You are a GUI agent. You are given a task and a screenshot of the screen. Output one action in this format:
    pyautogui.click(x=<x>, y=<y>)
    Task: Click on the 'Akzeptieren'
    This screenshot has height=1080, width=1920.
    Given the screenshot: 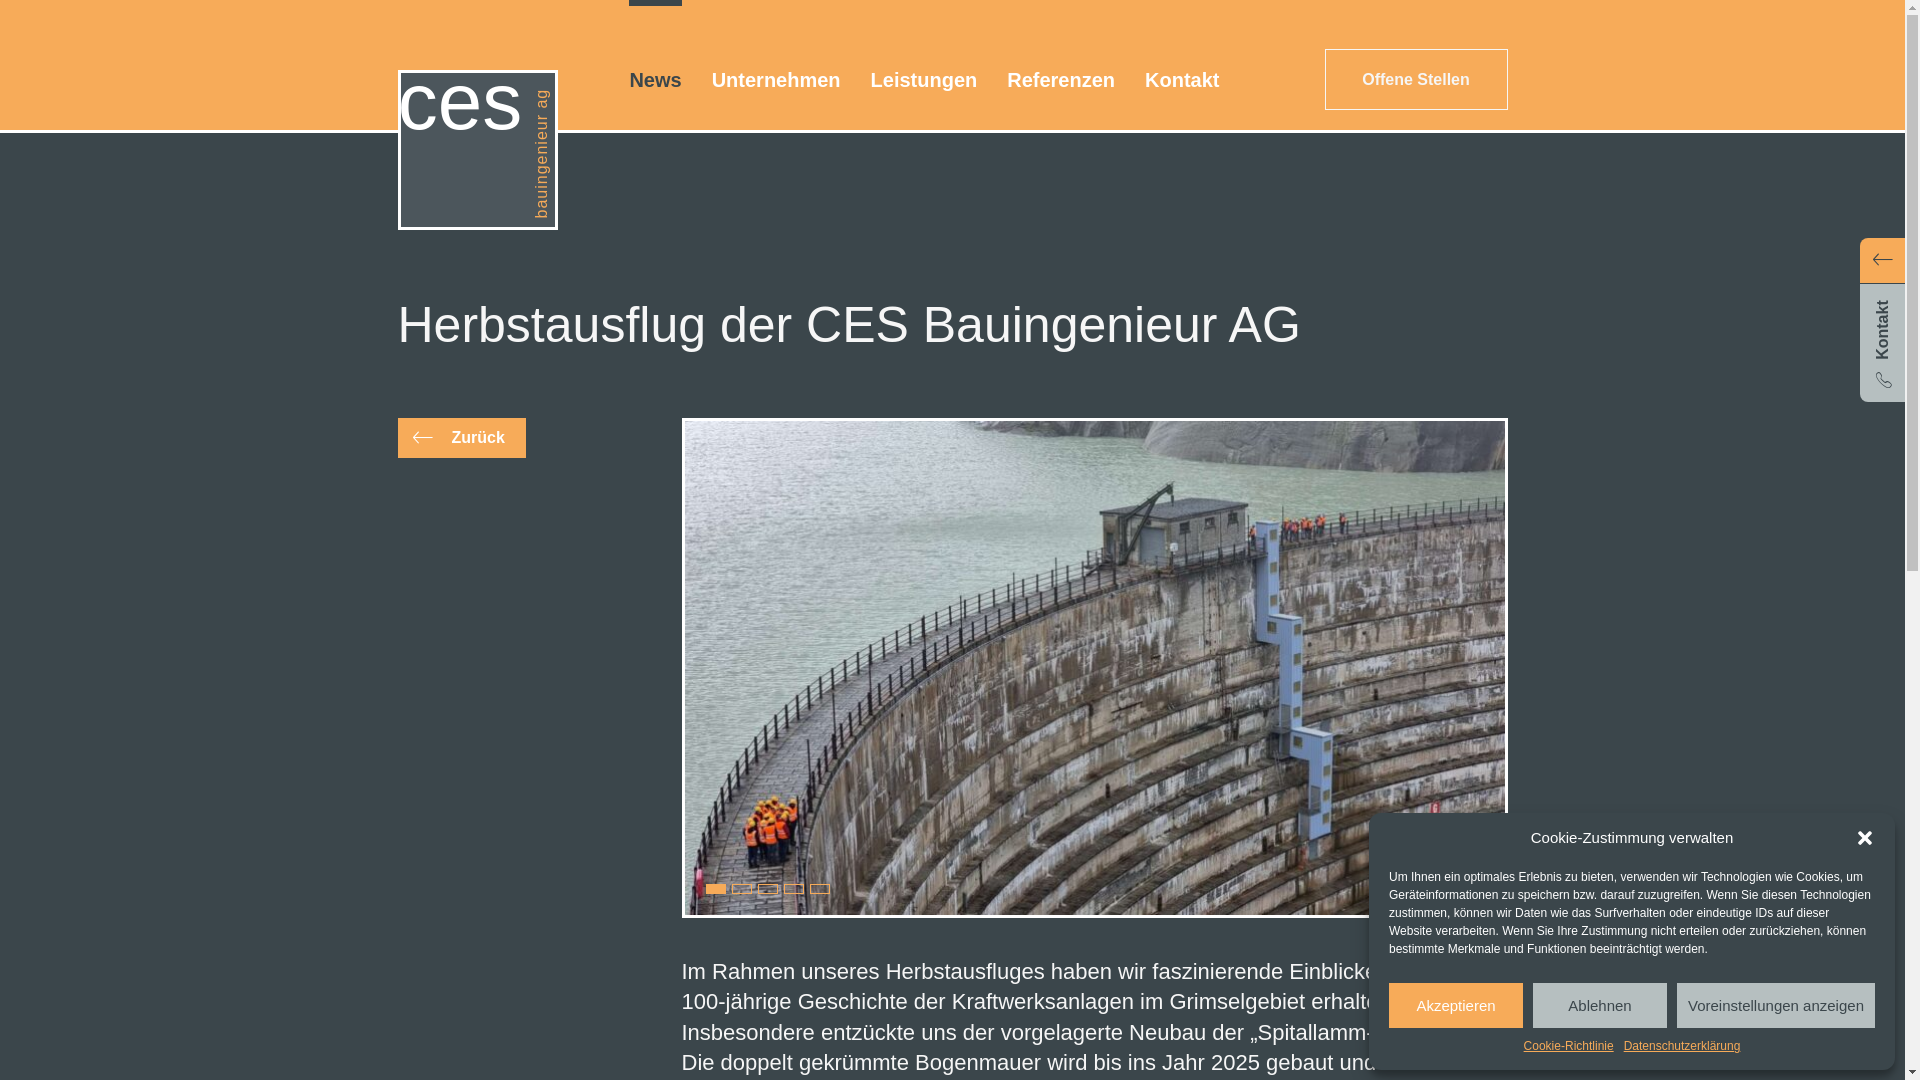 What is the action you would take?
    pyautogui.click(x=1455, y=1005)
    